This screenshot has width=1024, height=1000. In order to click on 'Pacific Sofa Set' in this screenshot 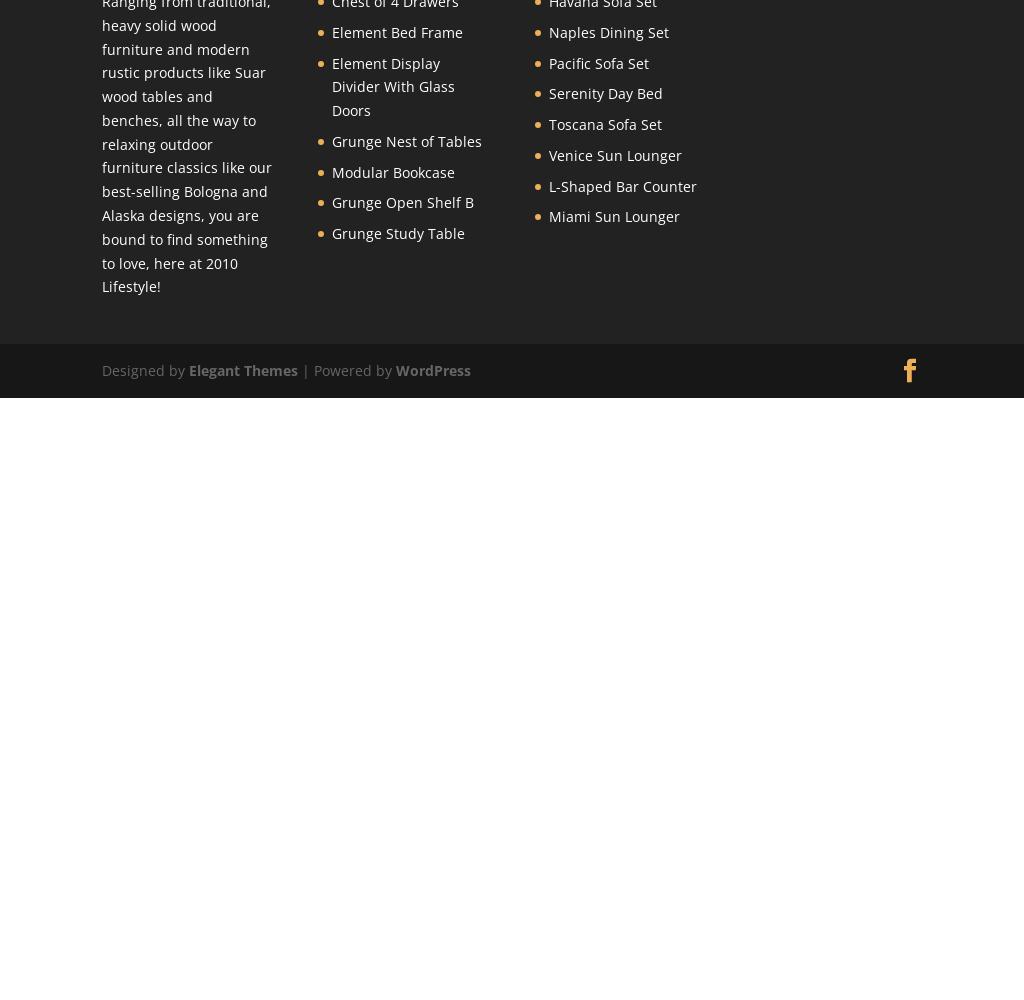, I will do `click(548, 62)`.